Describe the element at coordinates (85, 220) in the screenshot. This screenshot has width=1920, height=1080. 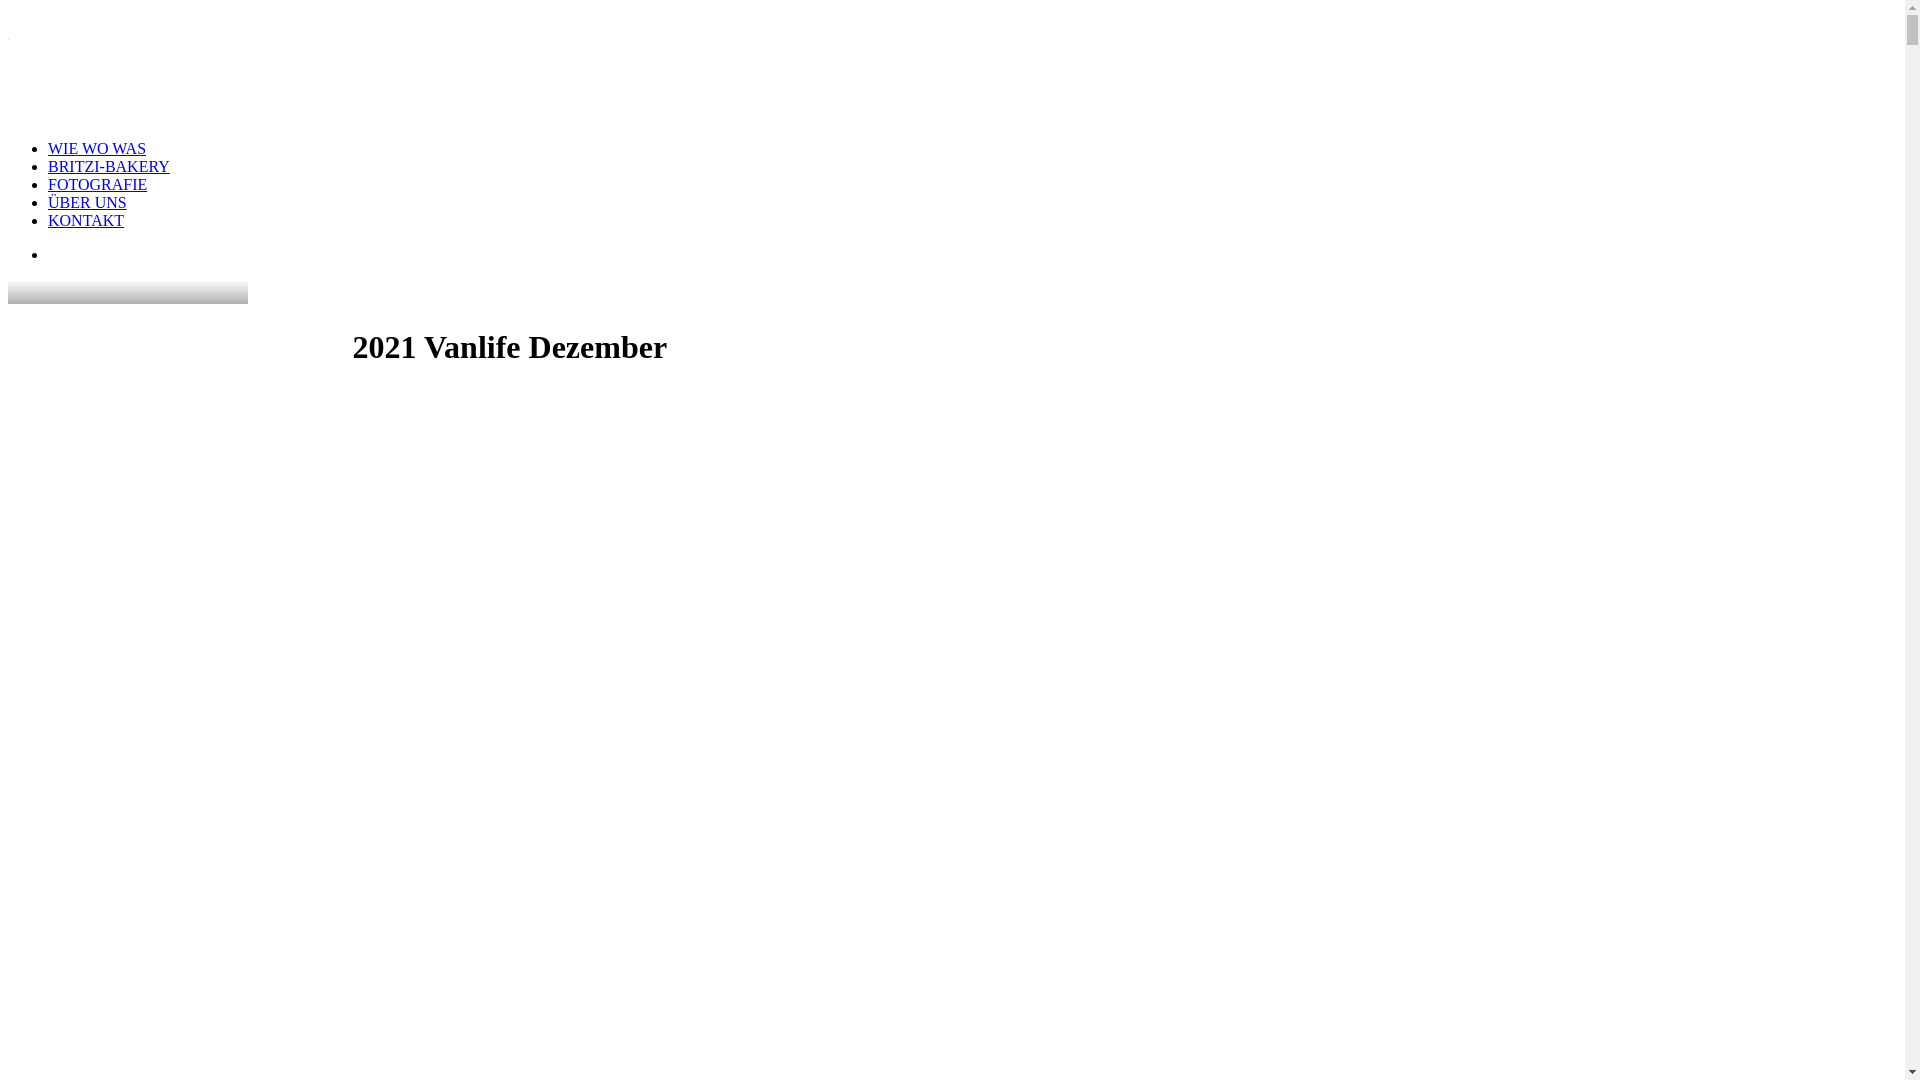
I see `'KONTAKT'` at that location.